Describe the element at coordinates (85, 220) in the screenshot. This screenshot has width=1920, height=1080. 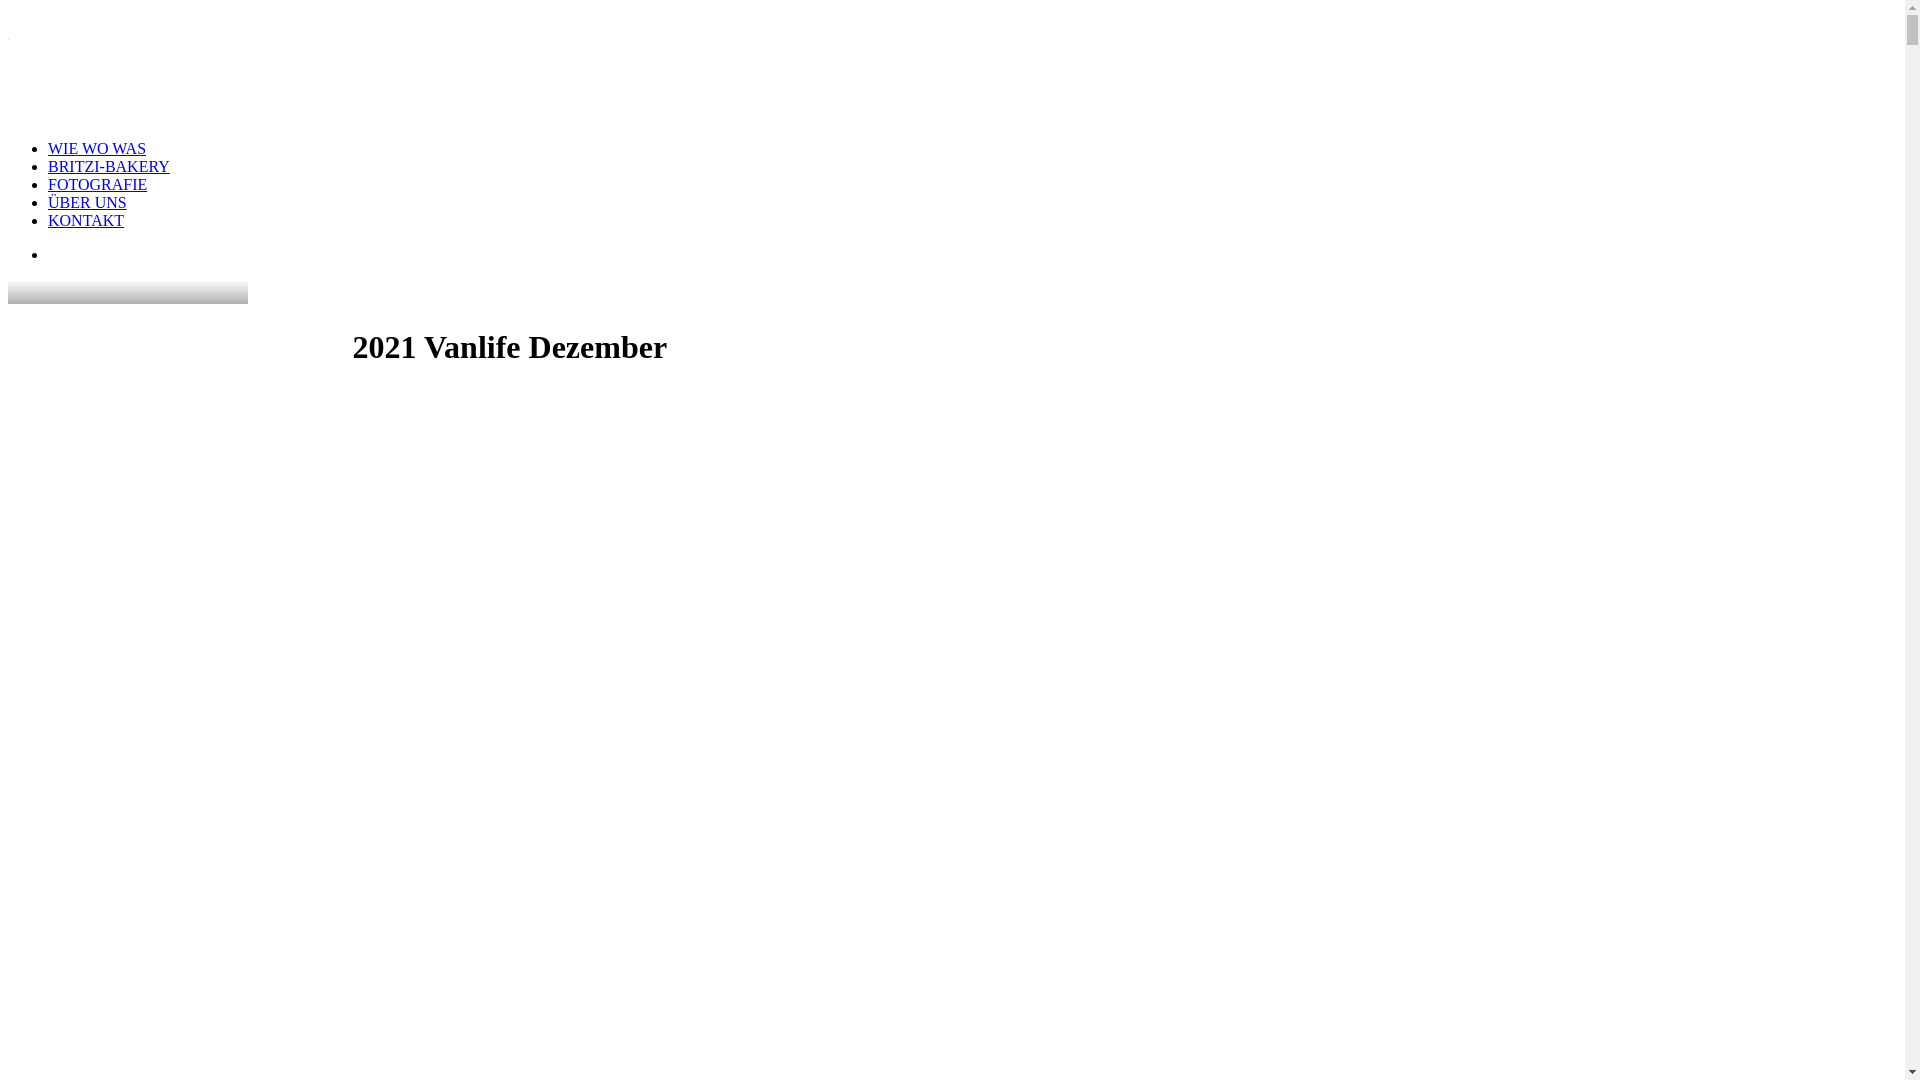
I see `'KONTAKT'` at that location.